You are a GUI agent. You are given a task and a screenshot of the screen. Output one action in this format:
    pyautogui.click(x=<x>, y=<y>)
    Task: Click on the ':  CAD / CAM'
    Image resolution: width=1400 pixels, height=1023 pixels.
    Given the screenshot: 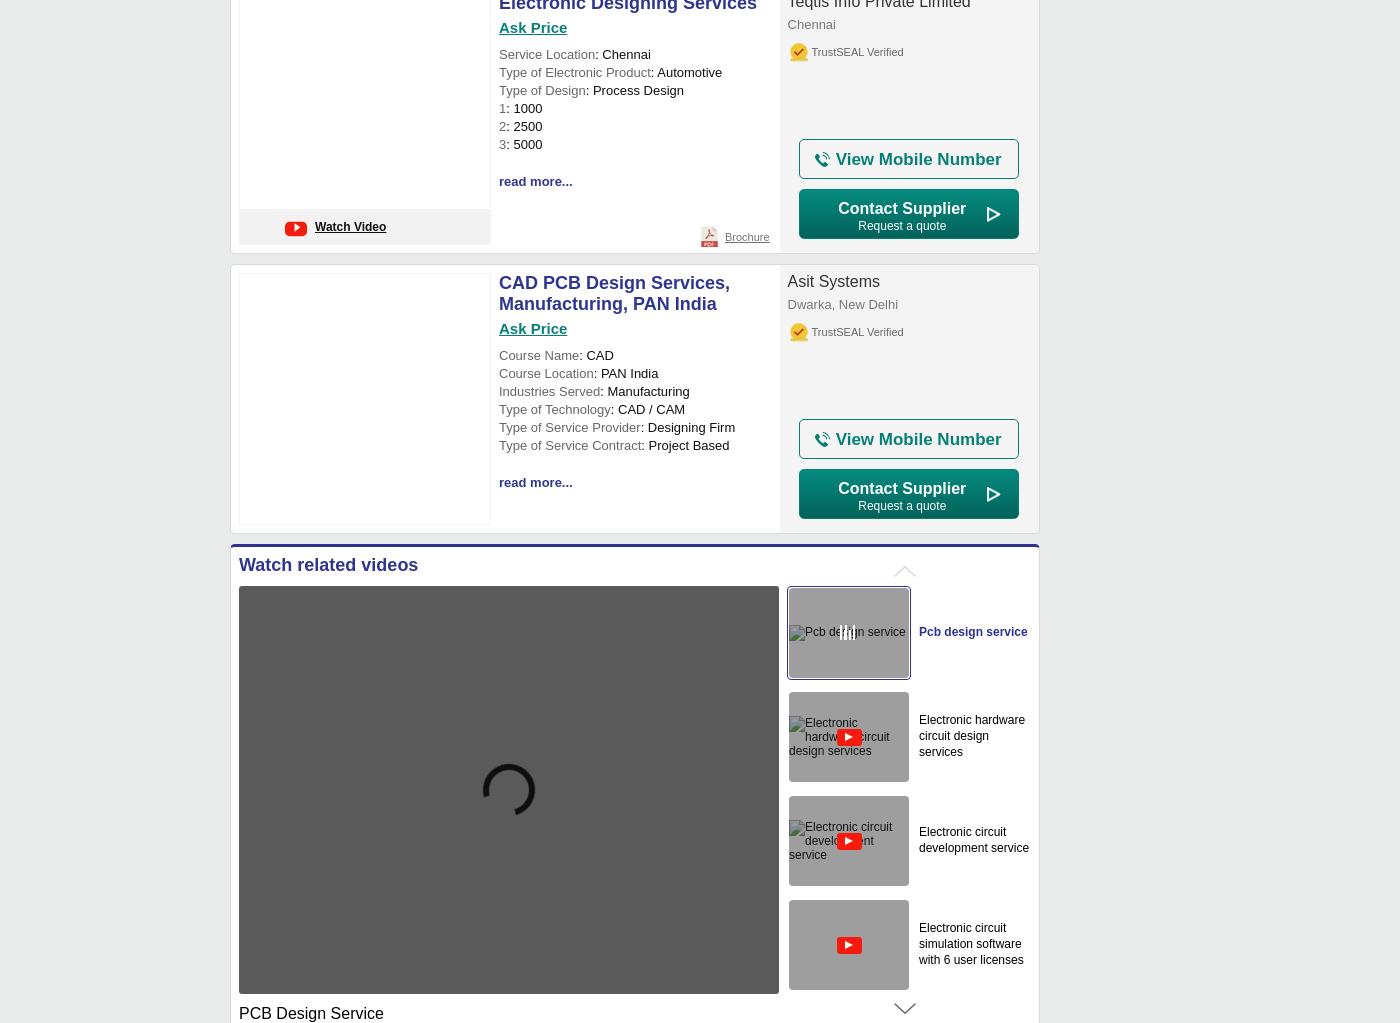 What is the action you would take?
    pyautogui.click(x=647, y=409)
    